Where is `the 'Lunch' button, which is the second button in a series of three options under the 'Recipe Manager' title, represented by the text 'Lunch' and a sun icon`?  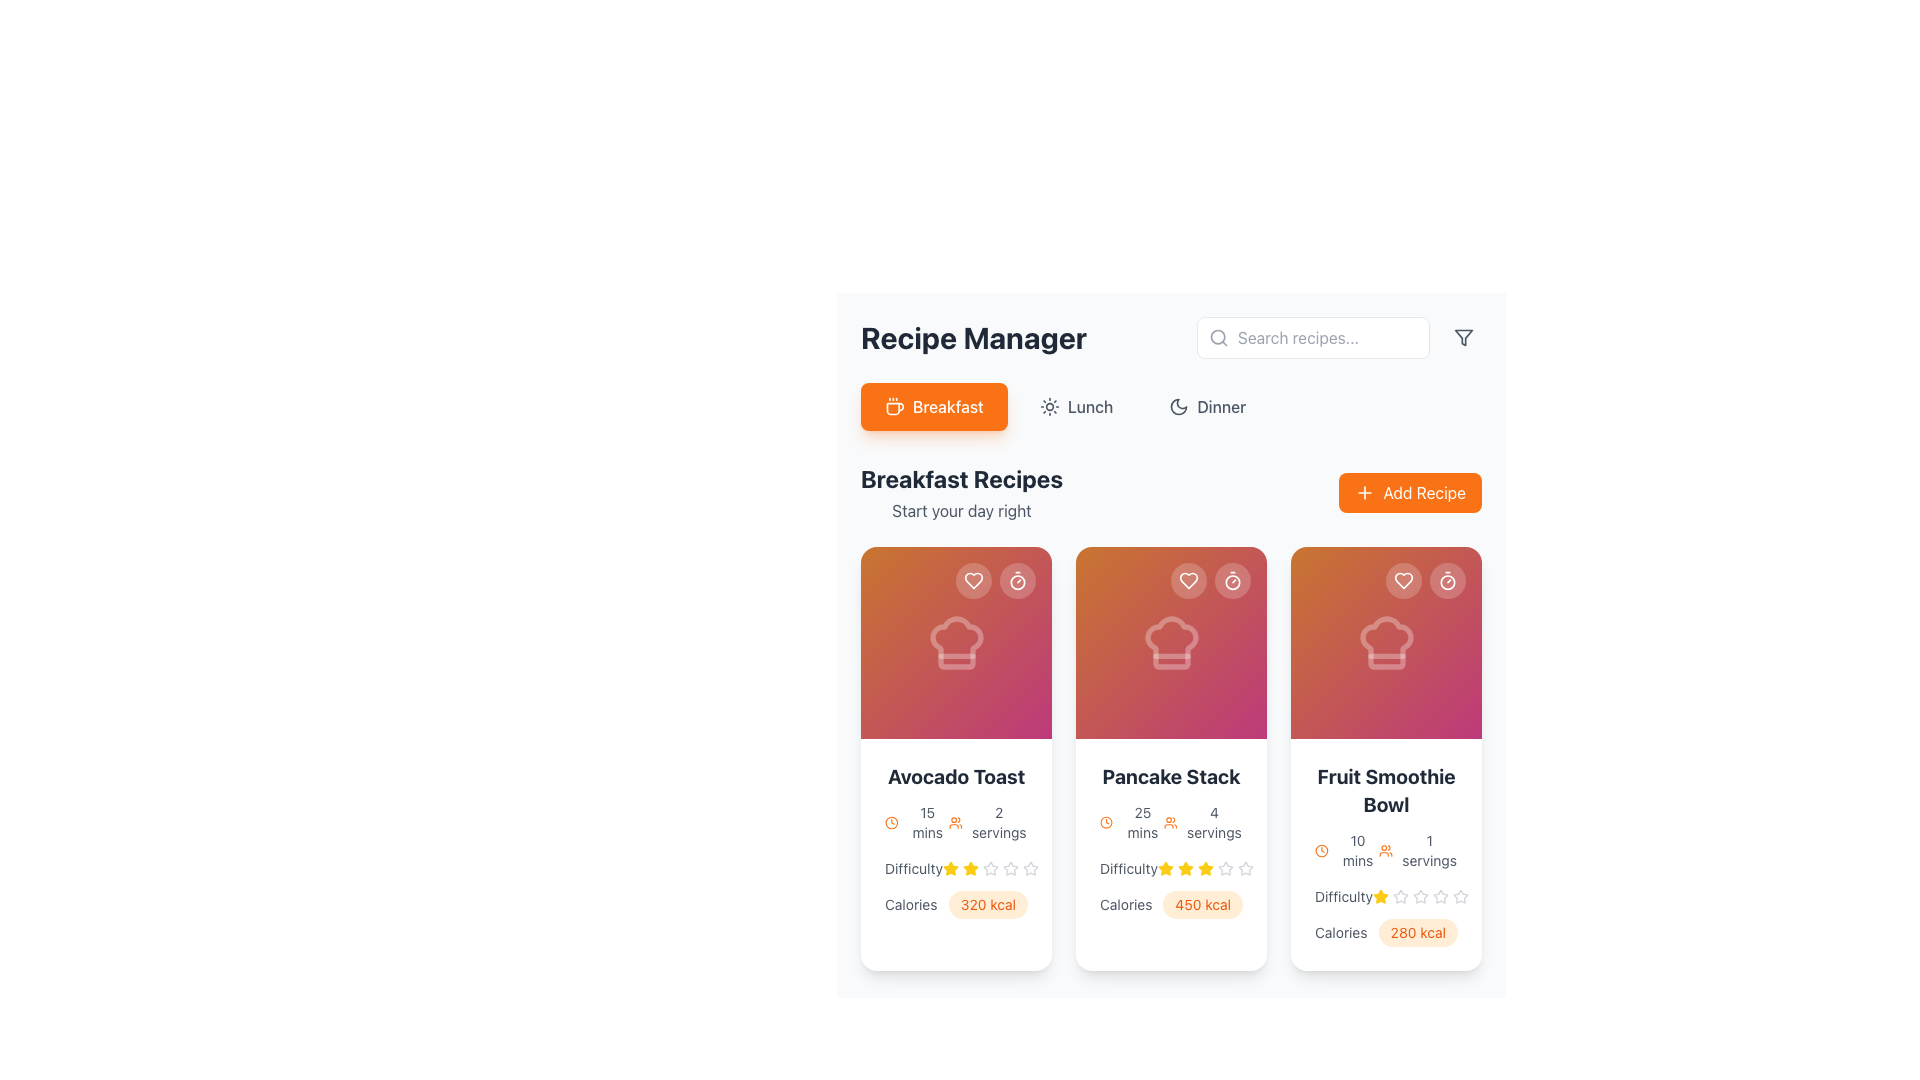 the 'Lunch' button, which is the second button in a series of three options under the 'Recipe Manager' title, represented by the text 'Lunch' and a sun icon is located at coordinates (1075, 406).